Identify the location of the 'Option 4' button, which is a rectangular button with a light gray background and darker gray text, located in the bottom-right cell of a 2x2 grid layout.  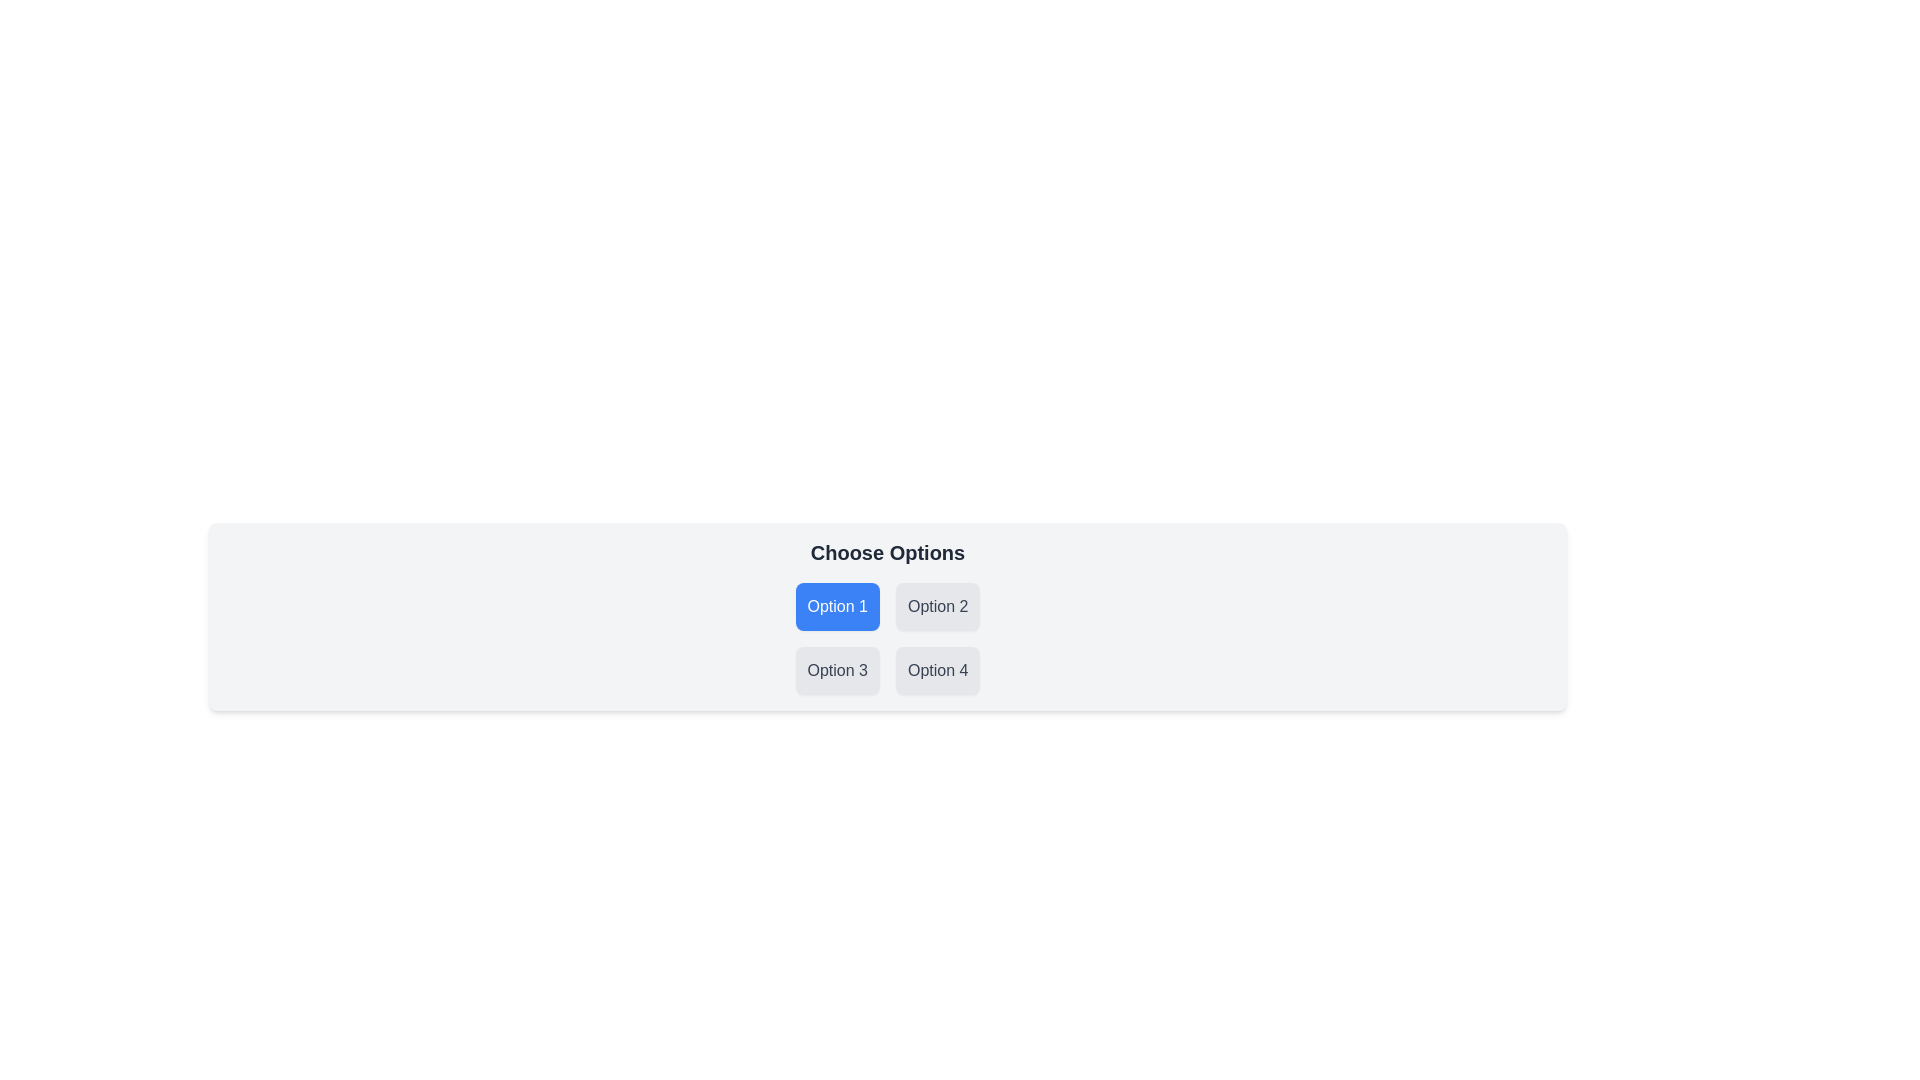
(937, 671).